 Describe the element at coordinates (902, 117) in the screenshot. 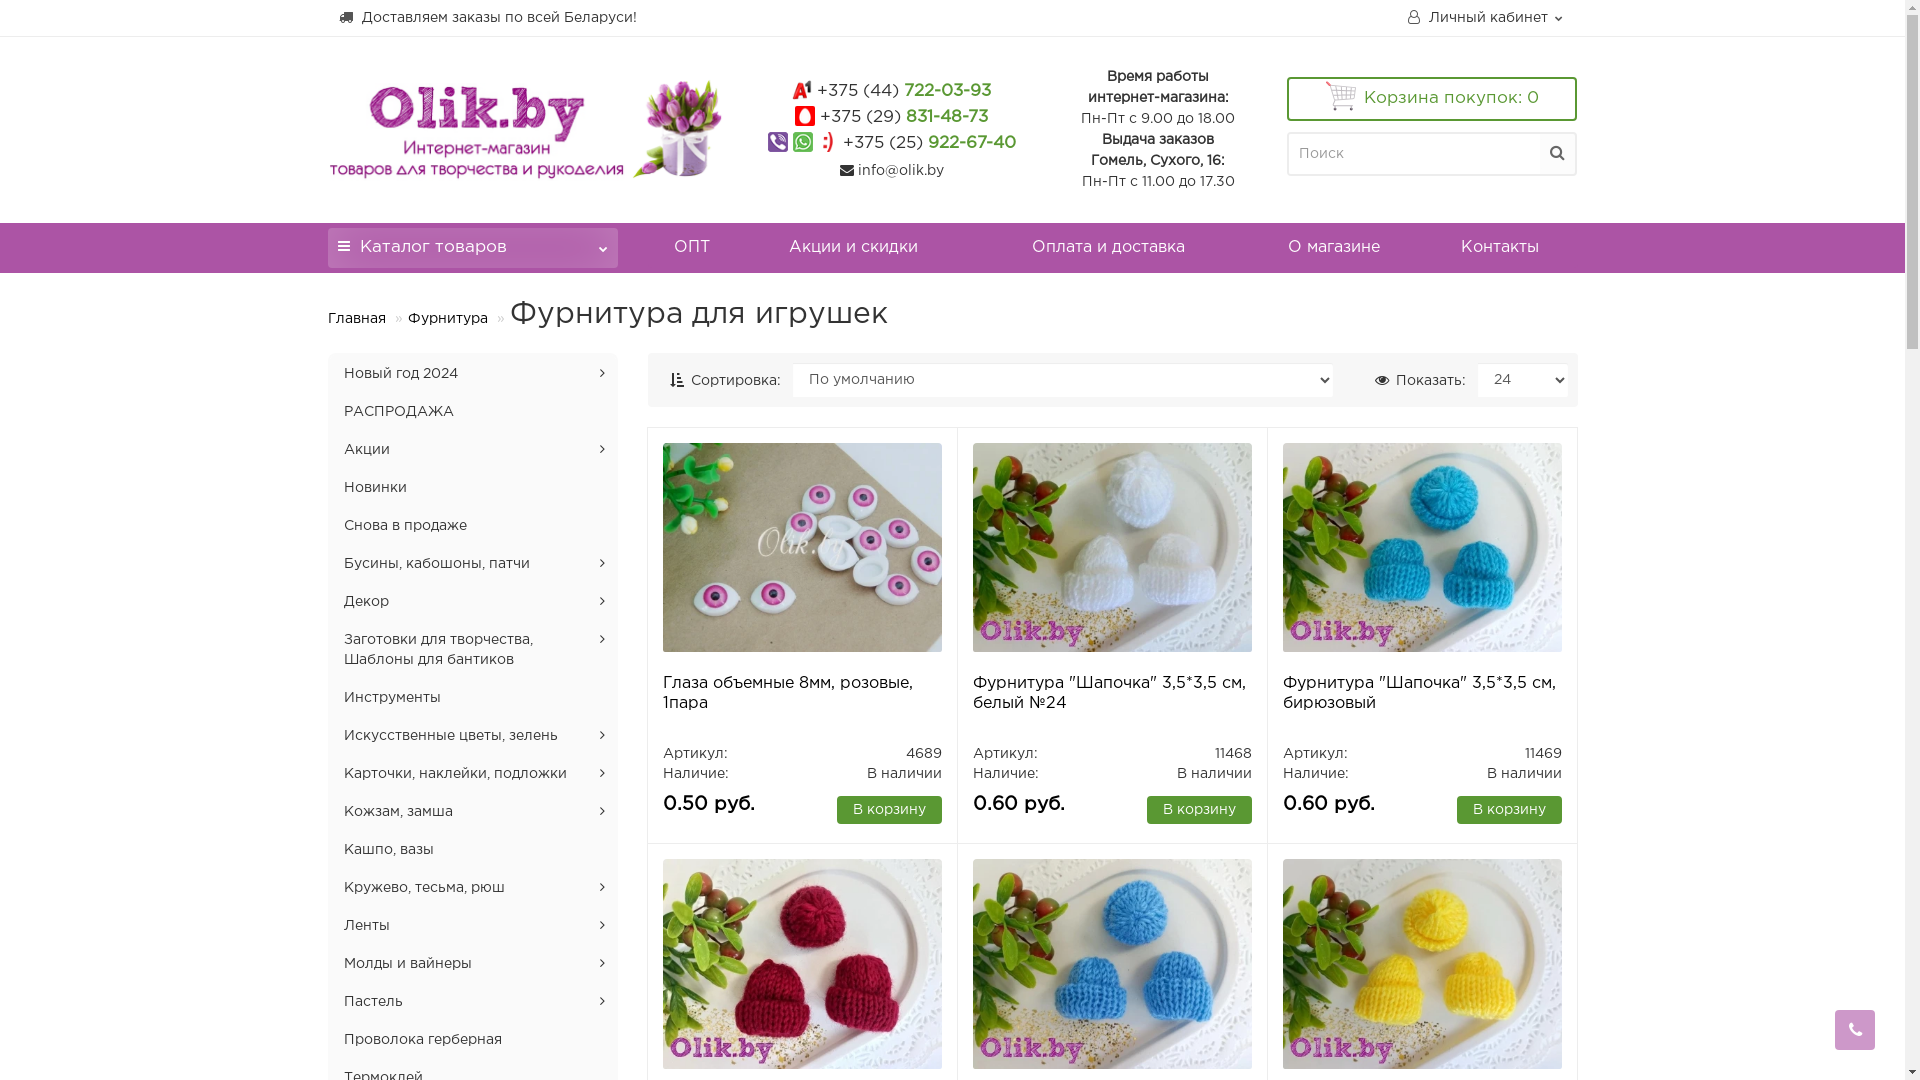

I see `'+375 (29) 831-48-73'` at that location.